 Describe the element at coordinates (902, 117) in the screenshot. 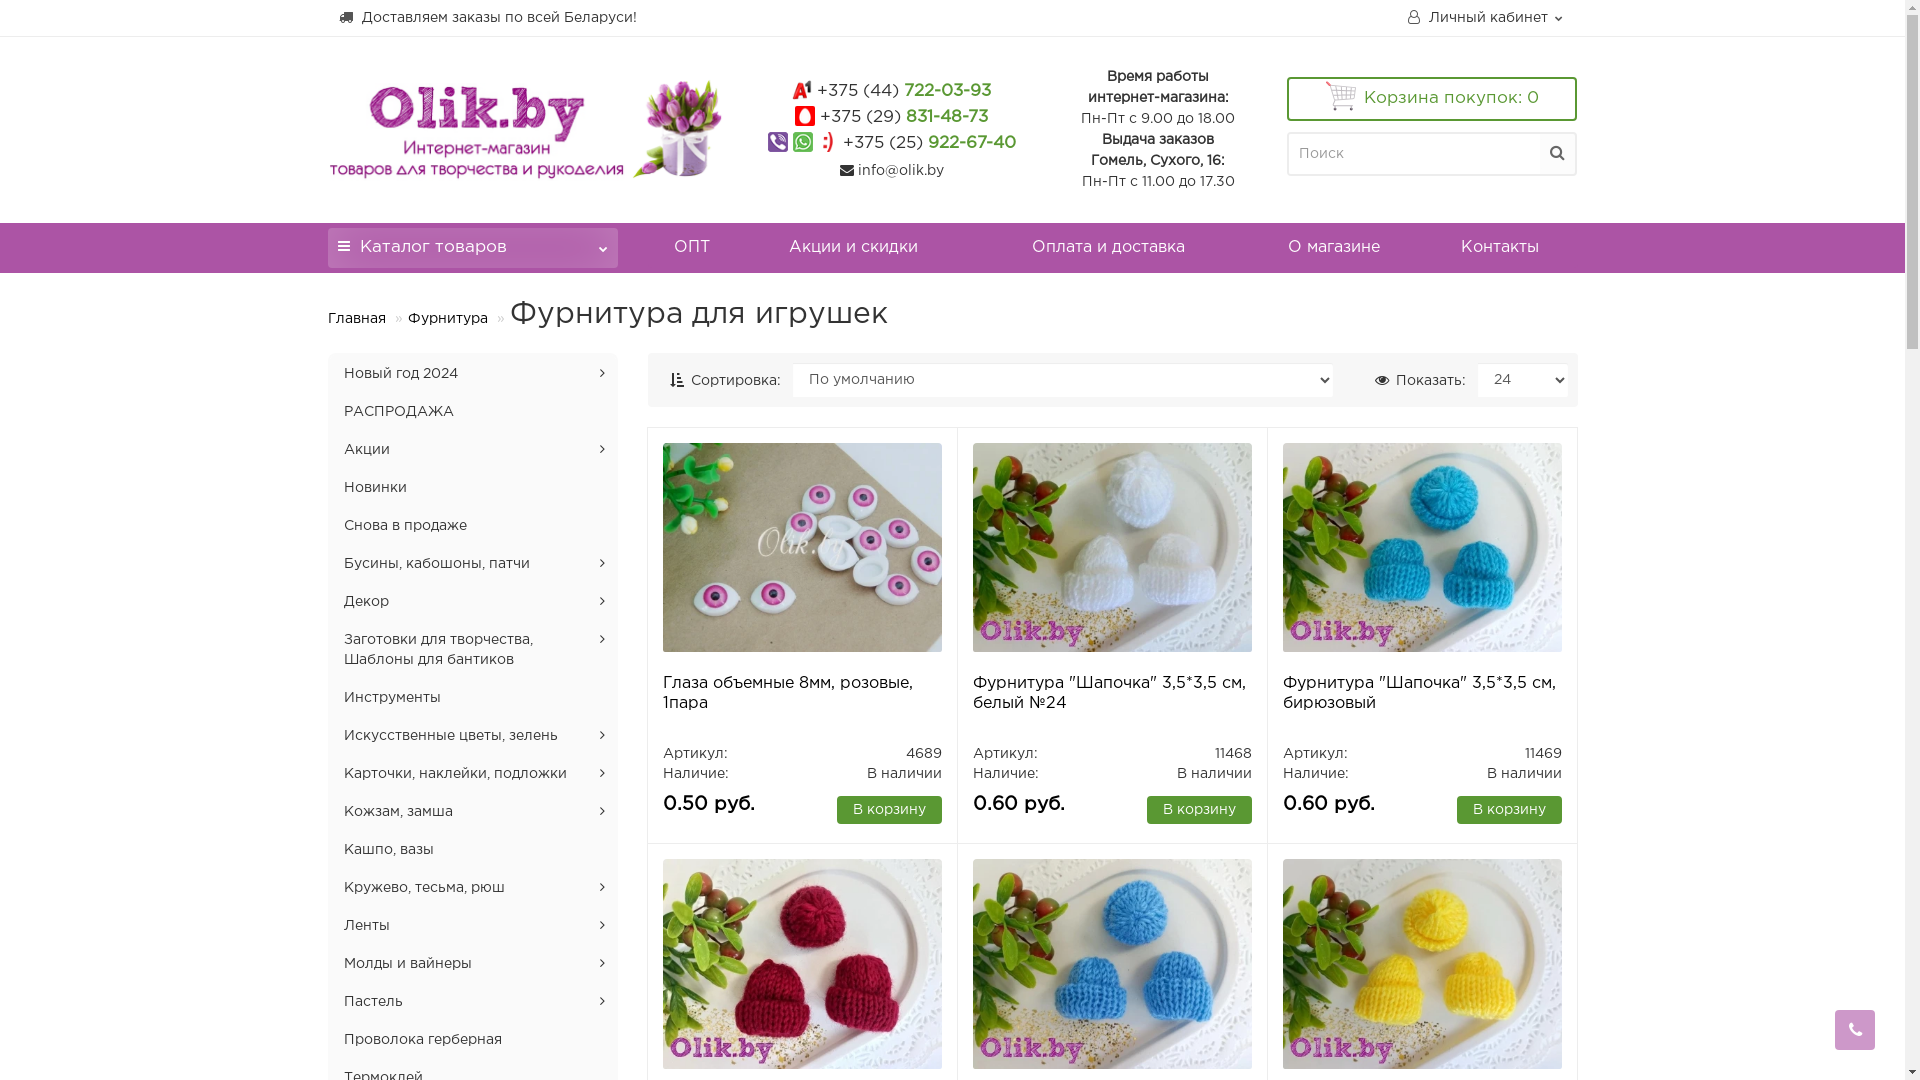

I see `'+375 (29) 831-48-73'` at that location.